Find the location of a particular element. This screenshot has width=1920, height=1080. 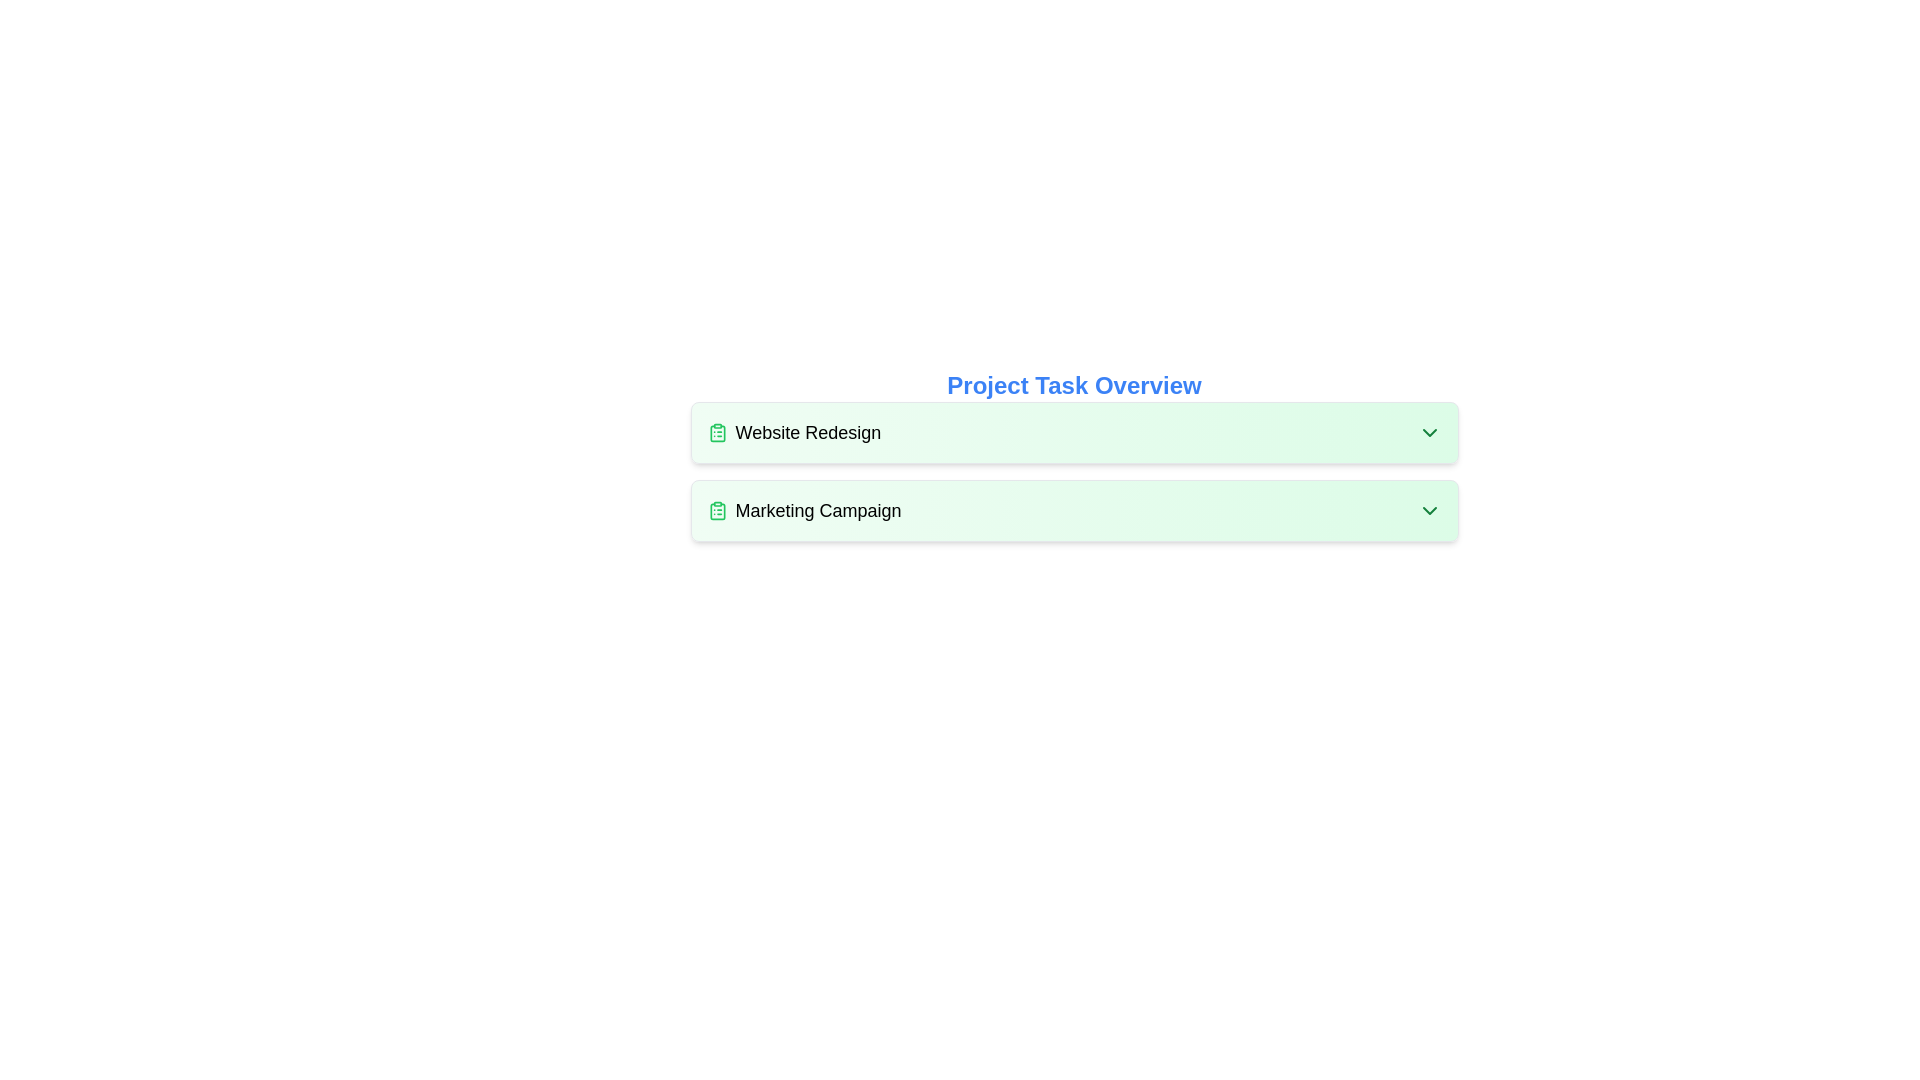

the green clipboard icon that represents a list, located to the left of the text 'Marketing Campaign' is located at coordinates (717, 509).